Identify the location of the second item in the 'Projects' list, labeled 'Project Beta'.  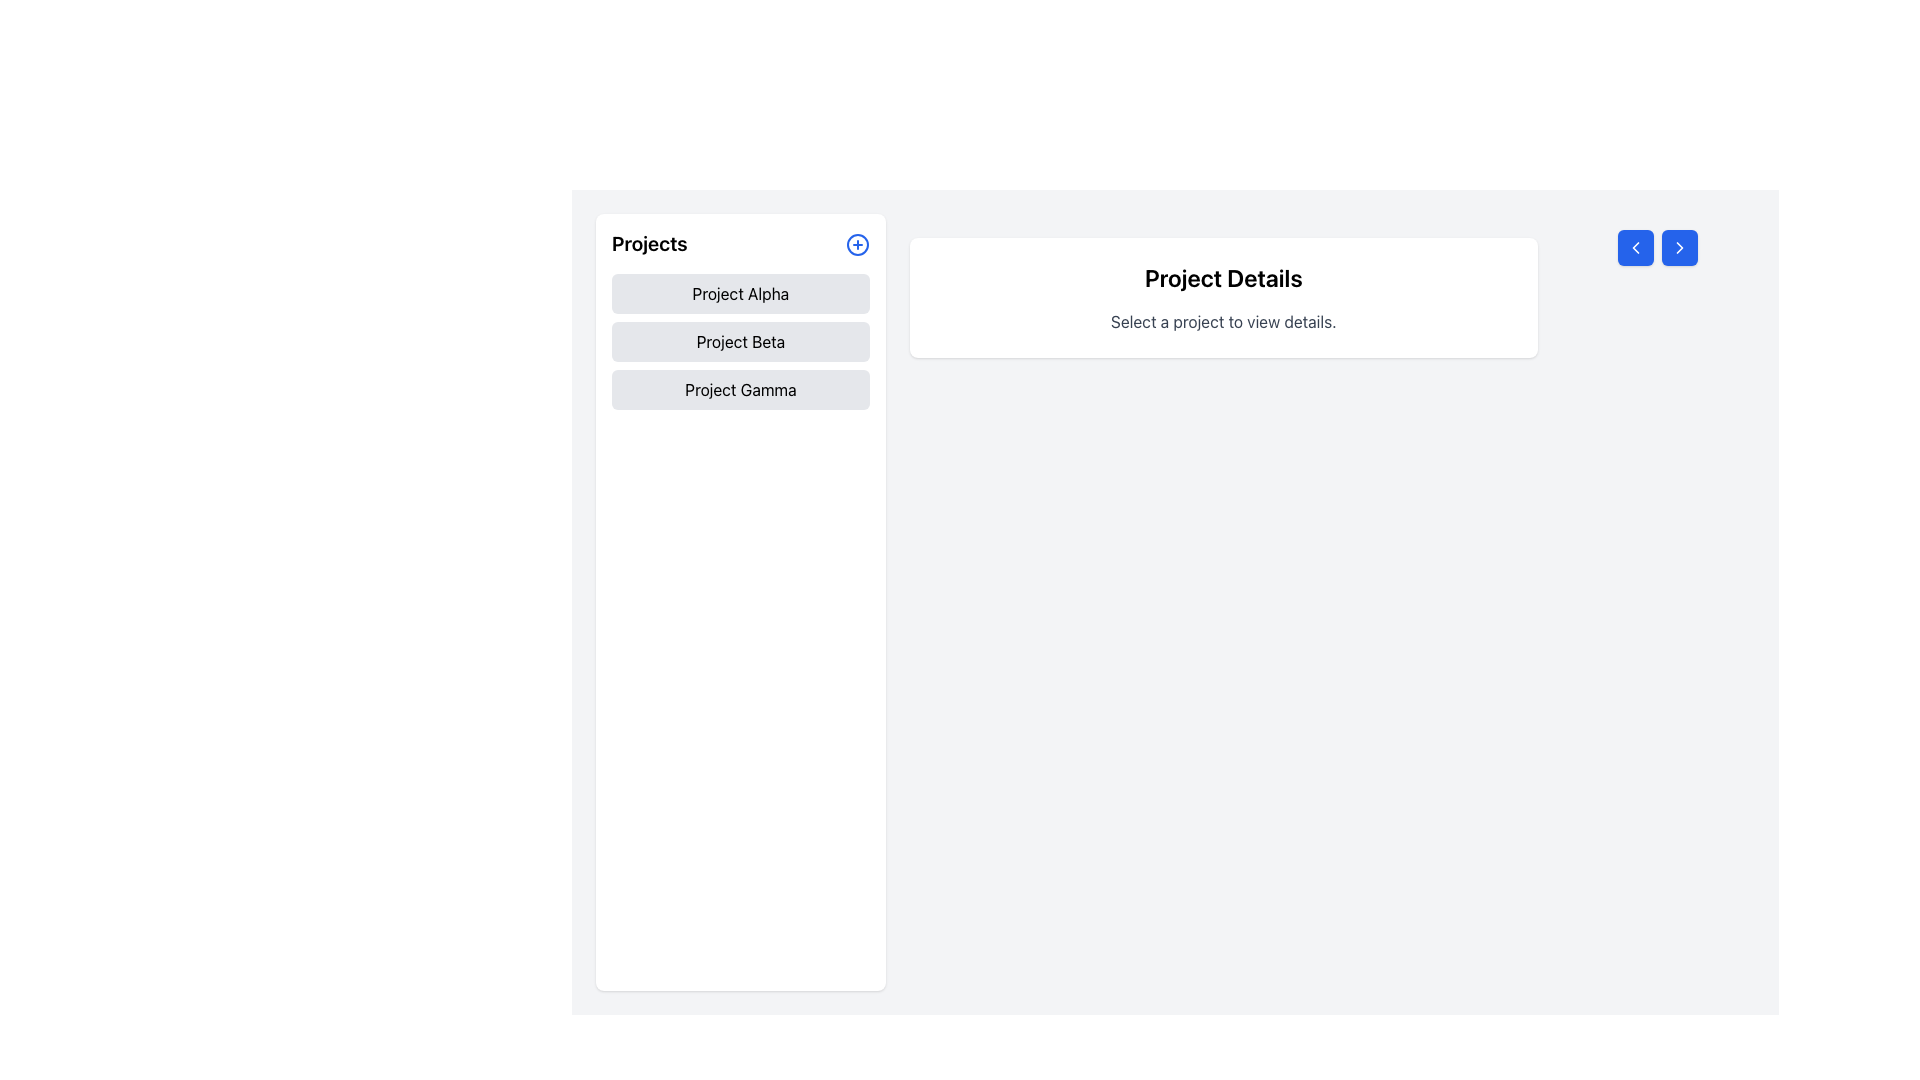
(739, 341).